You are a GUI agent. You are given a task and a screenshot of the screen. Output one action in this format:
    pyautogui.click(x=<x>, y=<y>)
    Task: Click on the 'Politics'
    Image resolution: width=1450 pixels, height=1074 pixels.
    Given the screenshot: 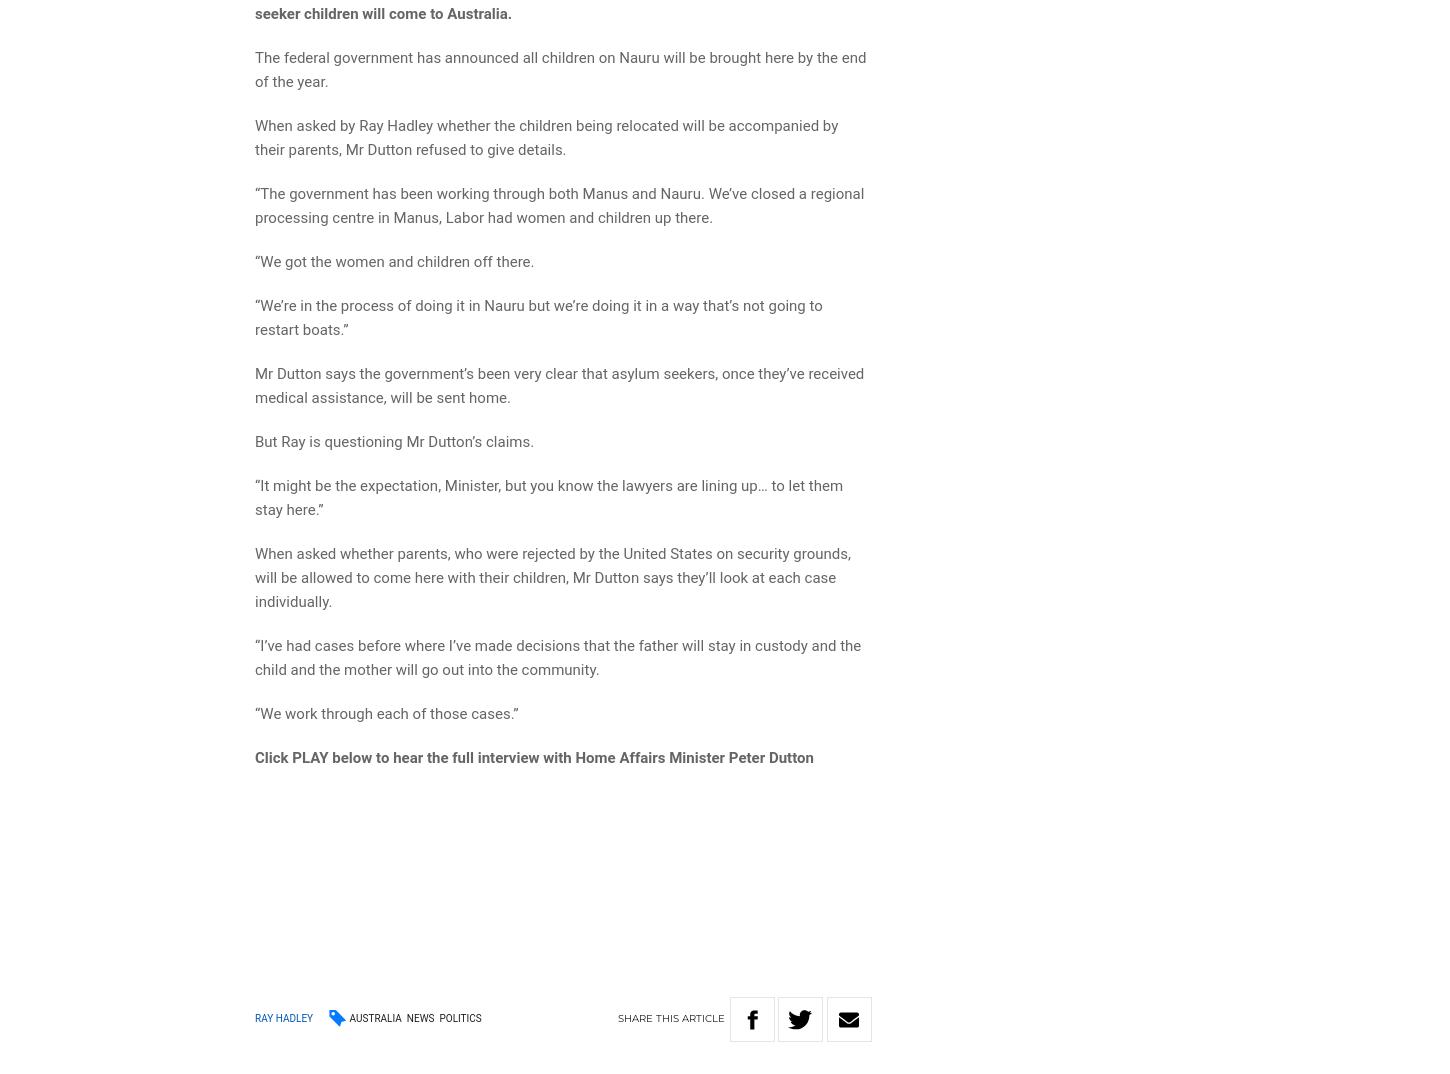 What is the action you would take?
    pyautogui.click(x=458, y=1016)
    